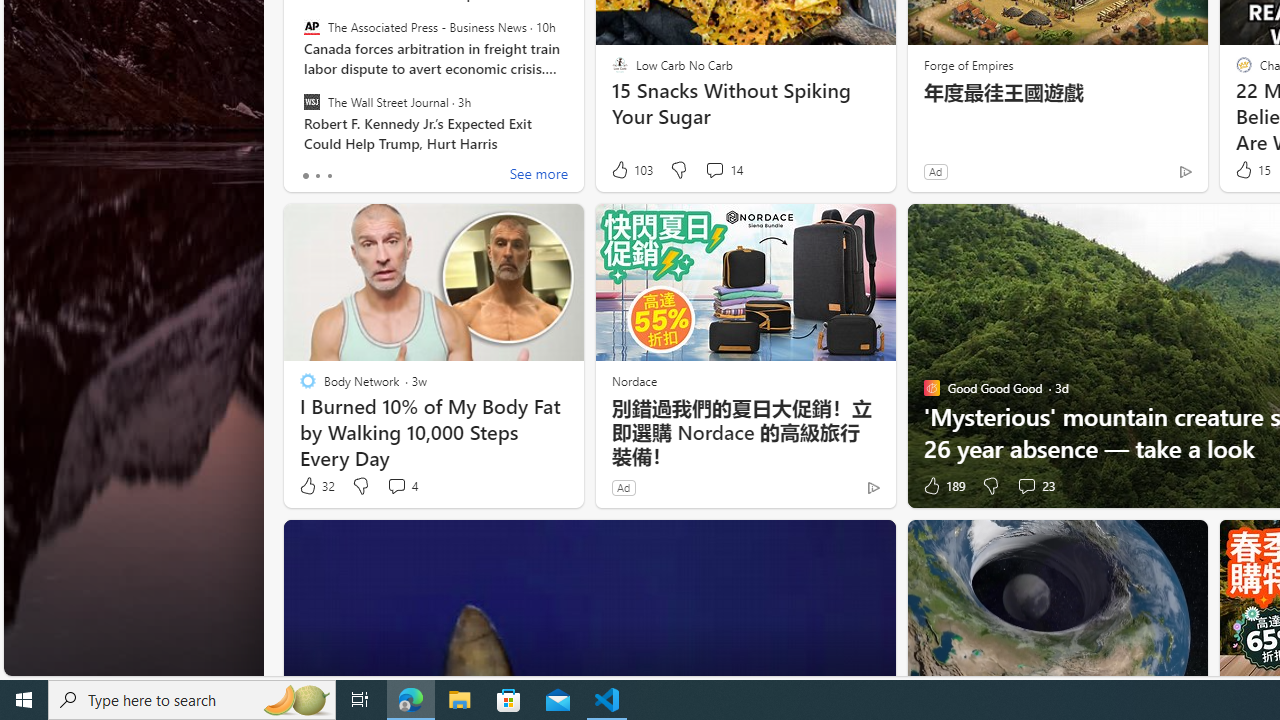  Describe the element at coordinates (1026, 486) in the screenshot. I see `'View comments 23 Comment'` at that location.